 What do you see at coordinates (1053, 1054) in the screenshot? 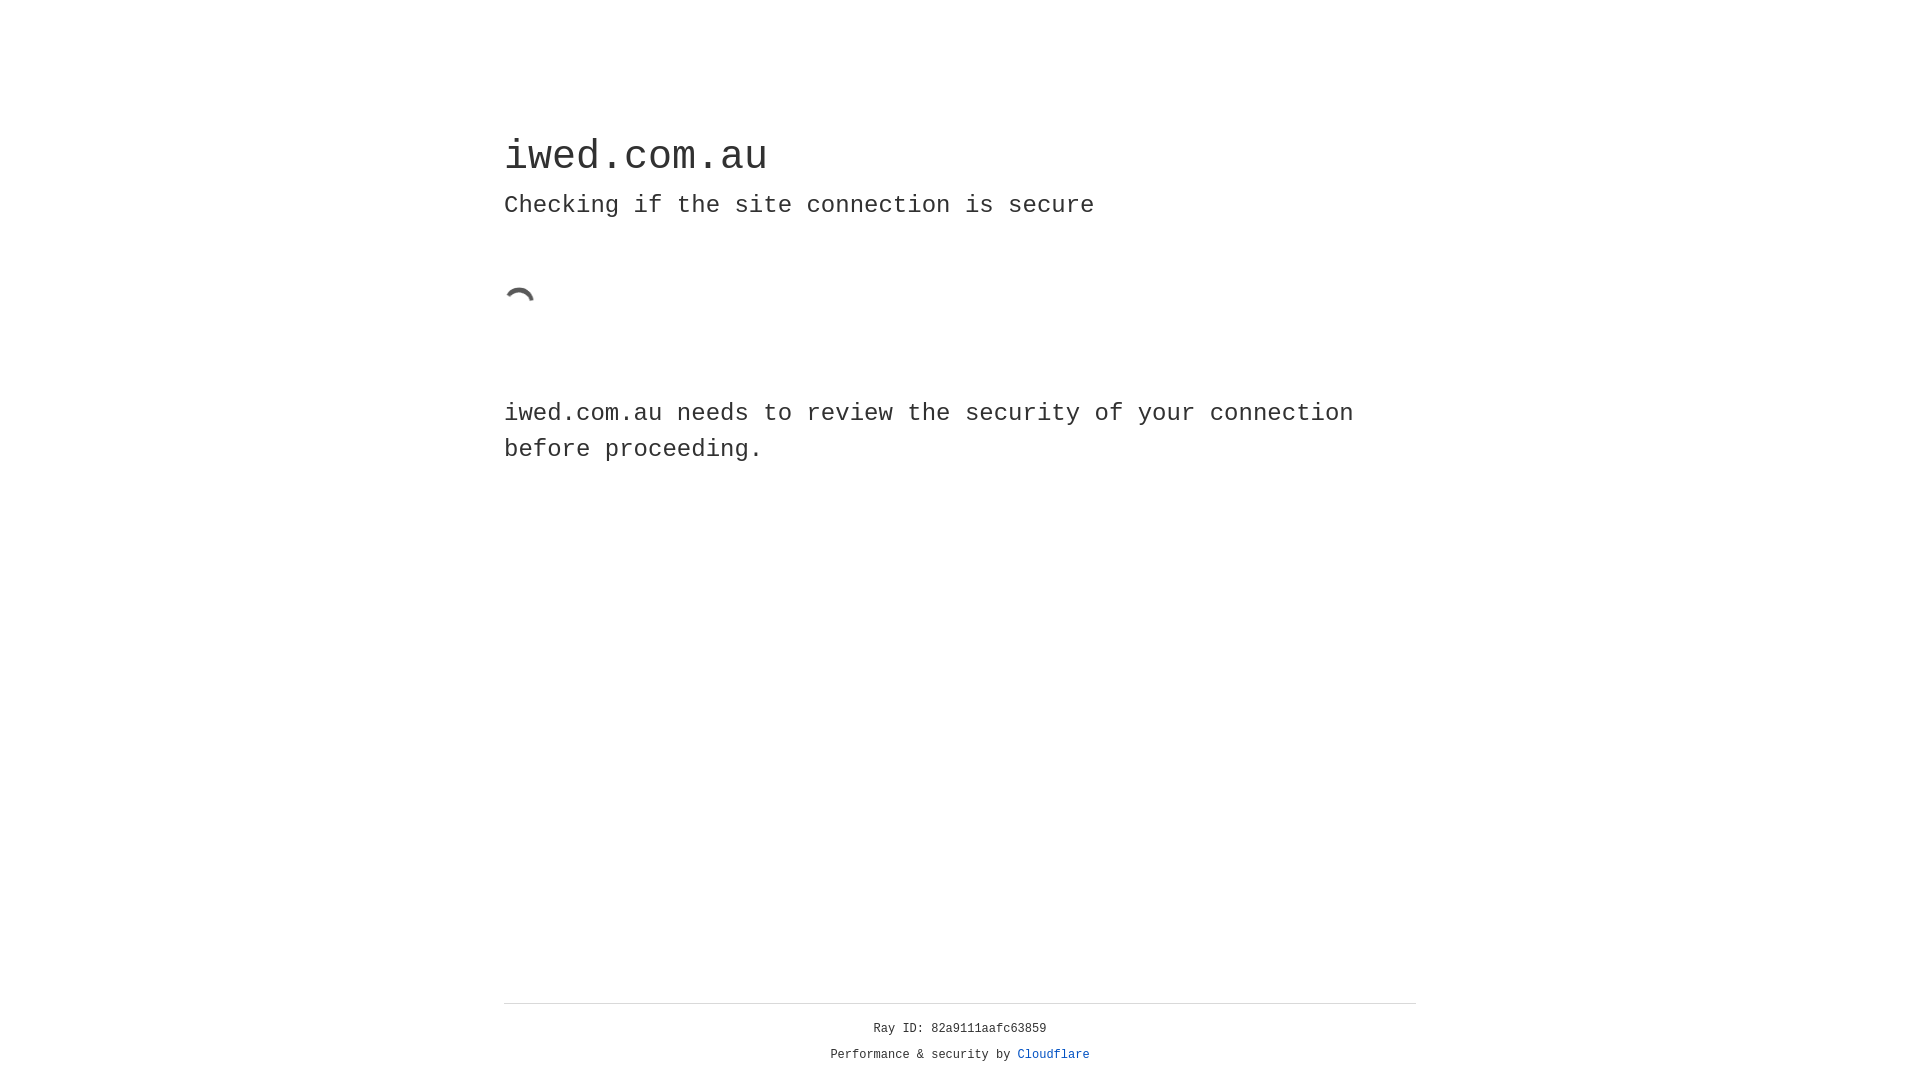
I see `'Cloudflare'` at bounding box center [1053, 1054].